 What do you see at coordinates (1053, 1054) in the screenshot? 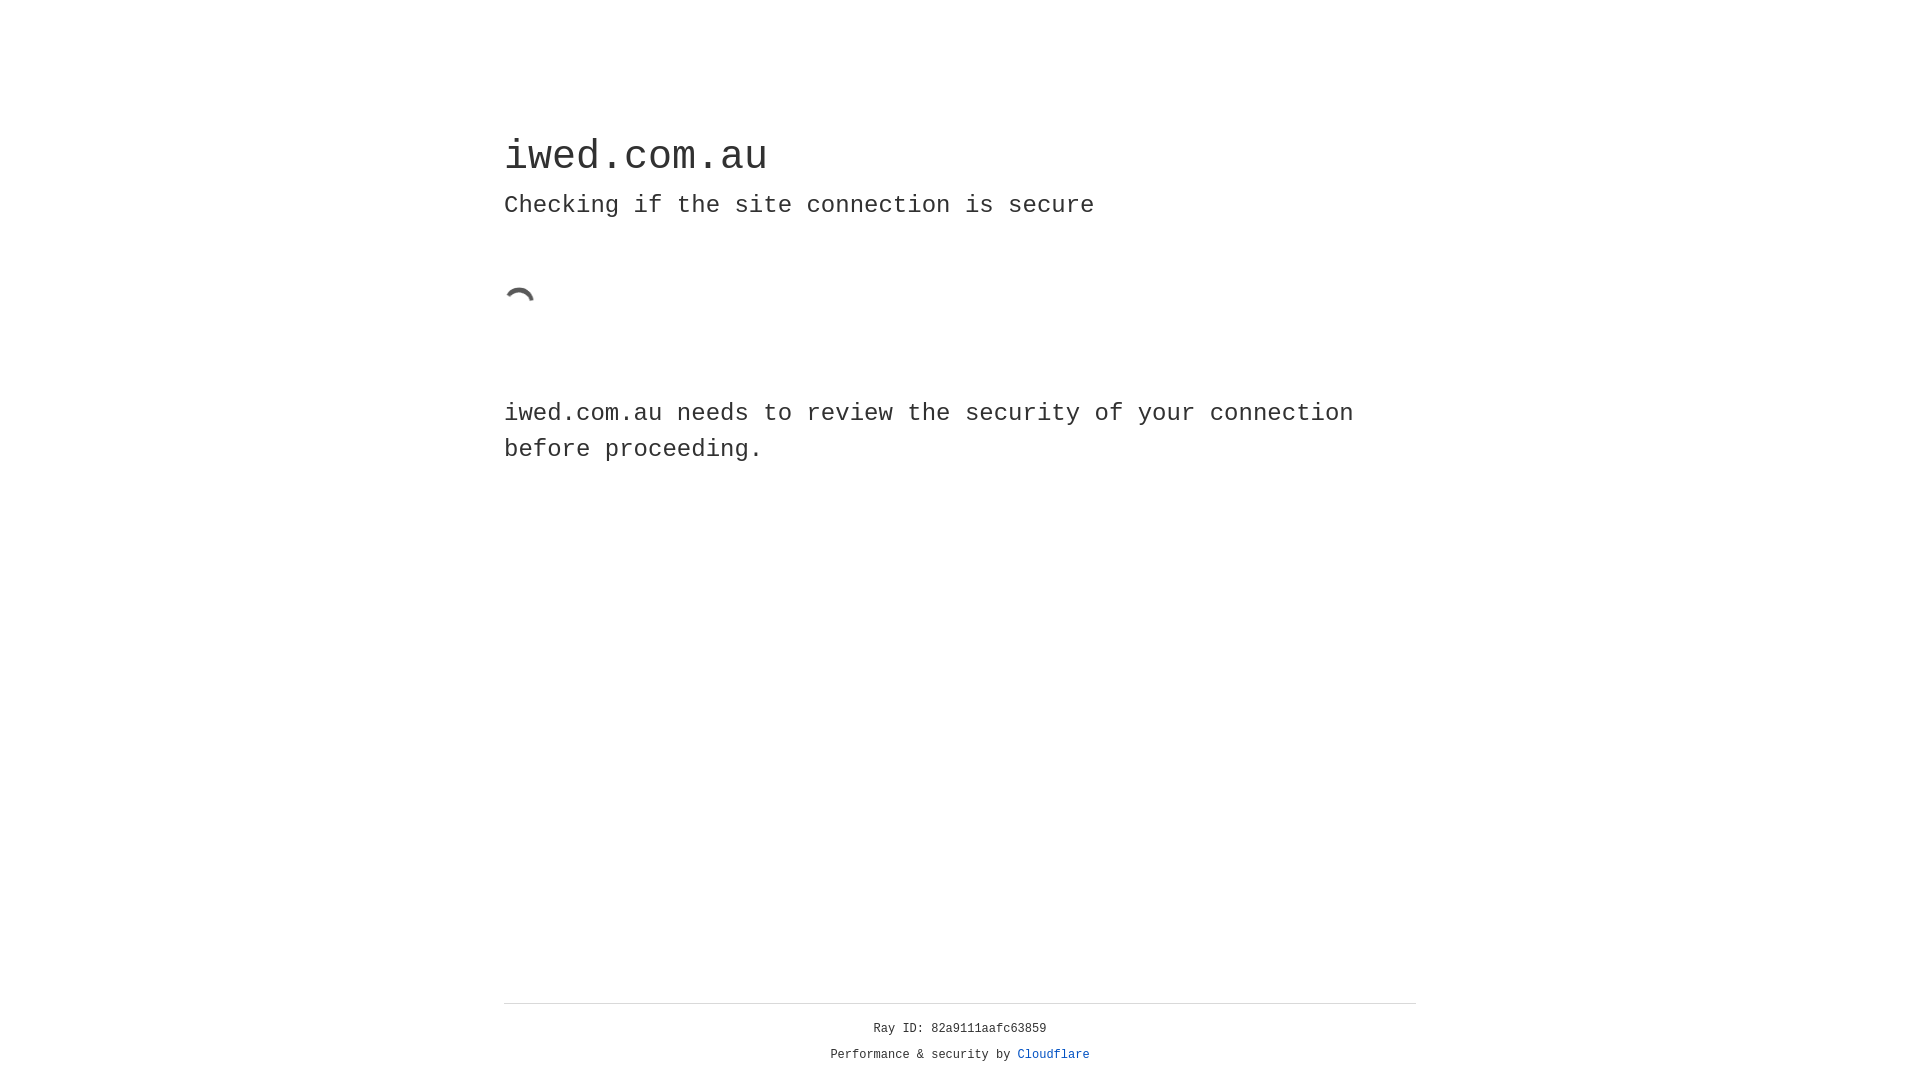
I see `'Cloudflare'` at bounding box center [1053, 1054].